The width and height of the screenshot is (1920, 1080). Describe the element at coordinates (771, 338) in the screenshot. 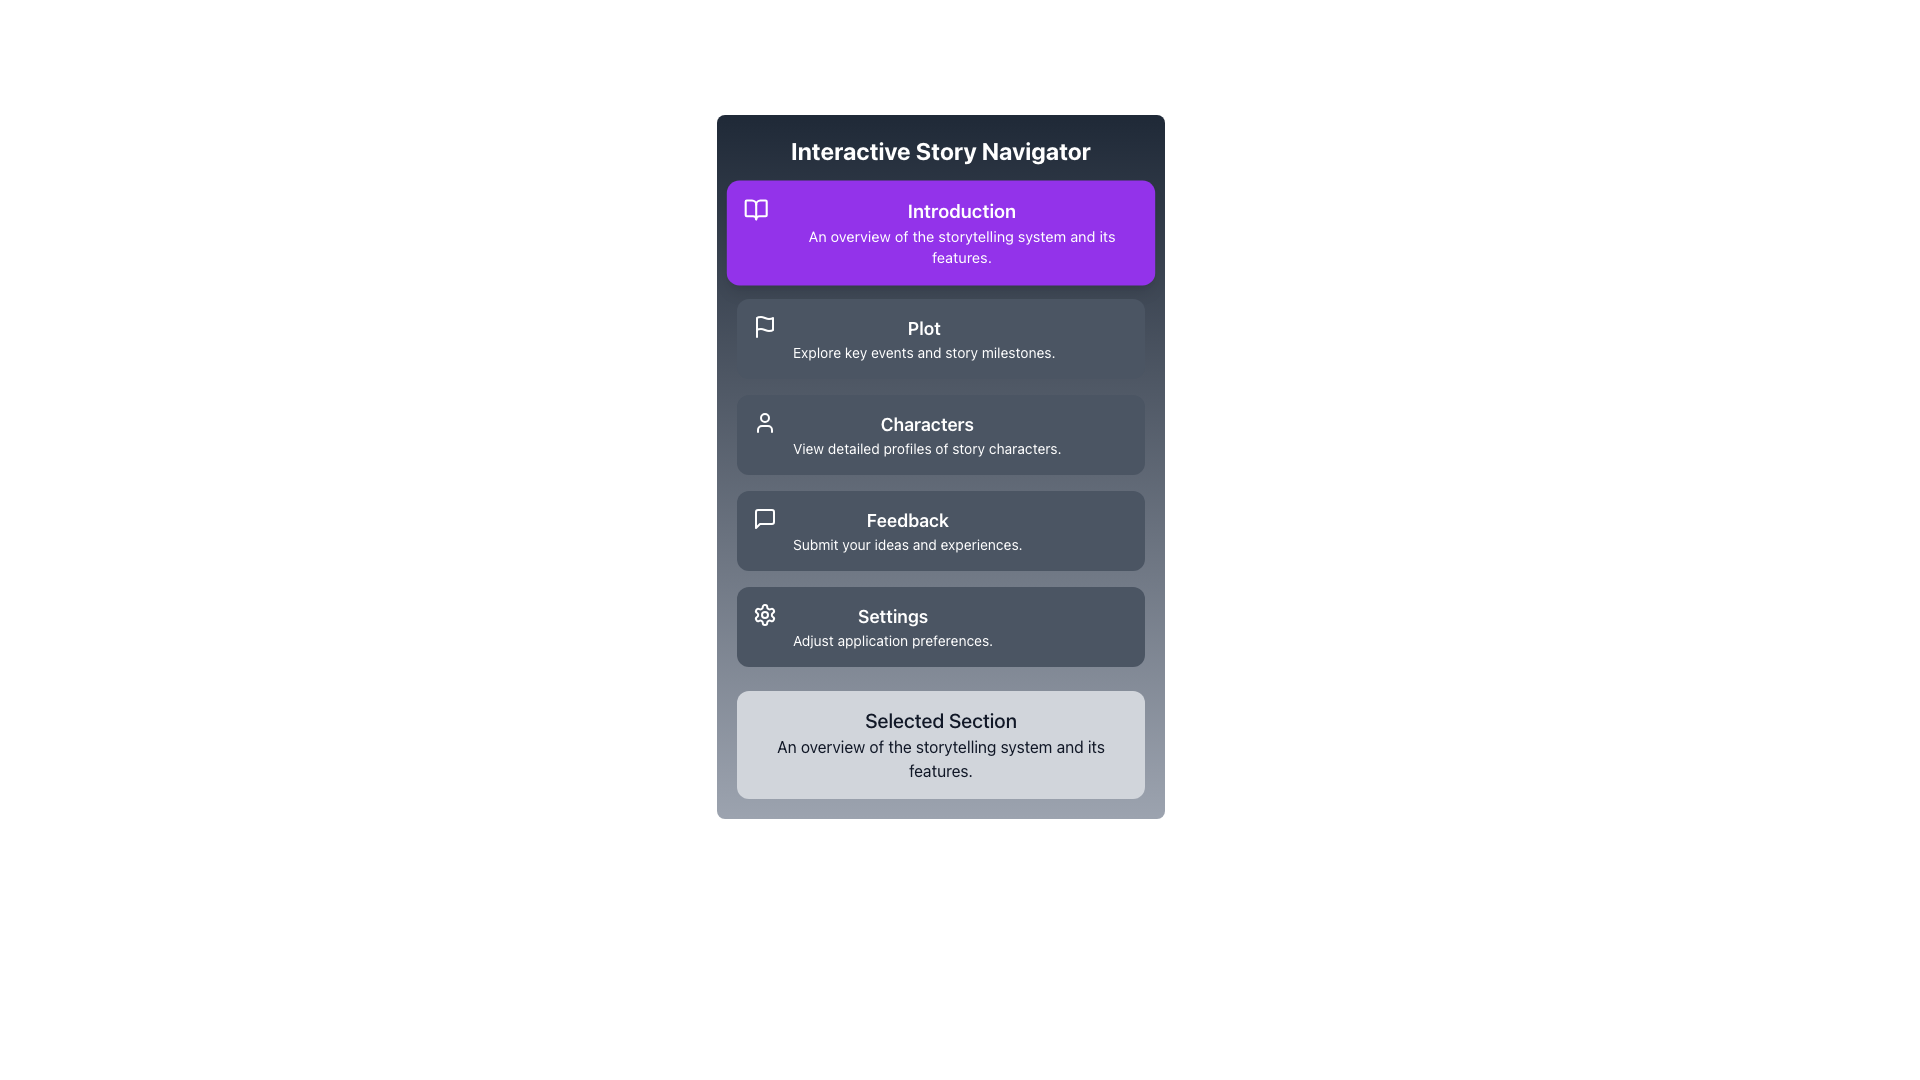

I see `the icon located in the top-left corner of the 'Plot' button, which serves as a visual indicator for the button's functionality` at that location.